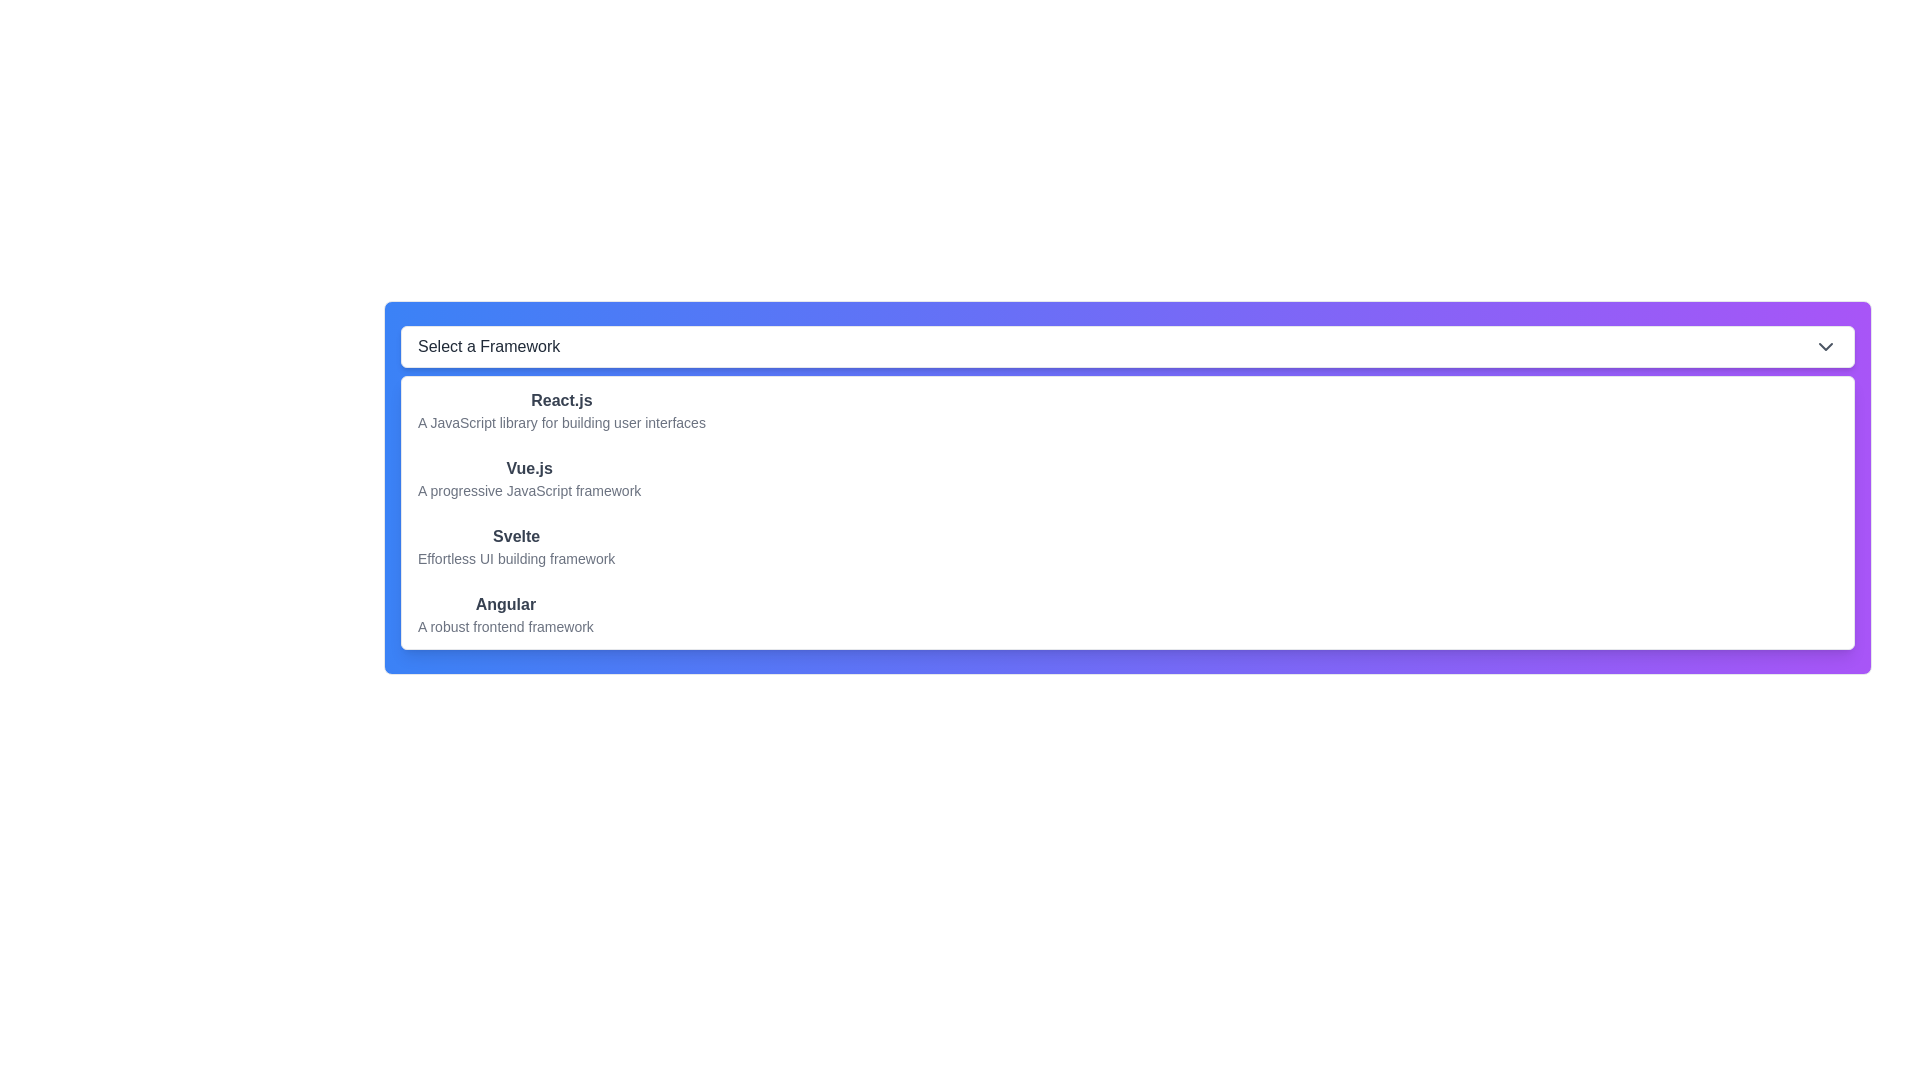 The height and width of the screenshot is (1080, 1920). I want to click on the dropdown menu with the default value 'Select a Framework', so click(1128, 346).